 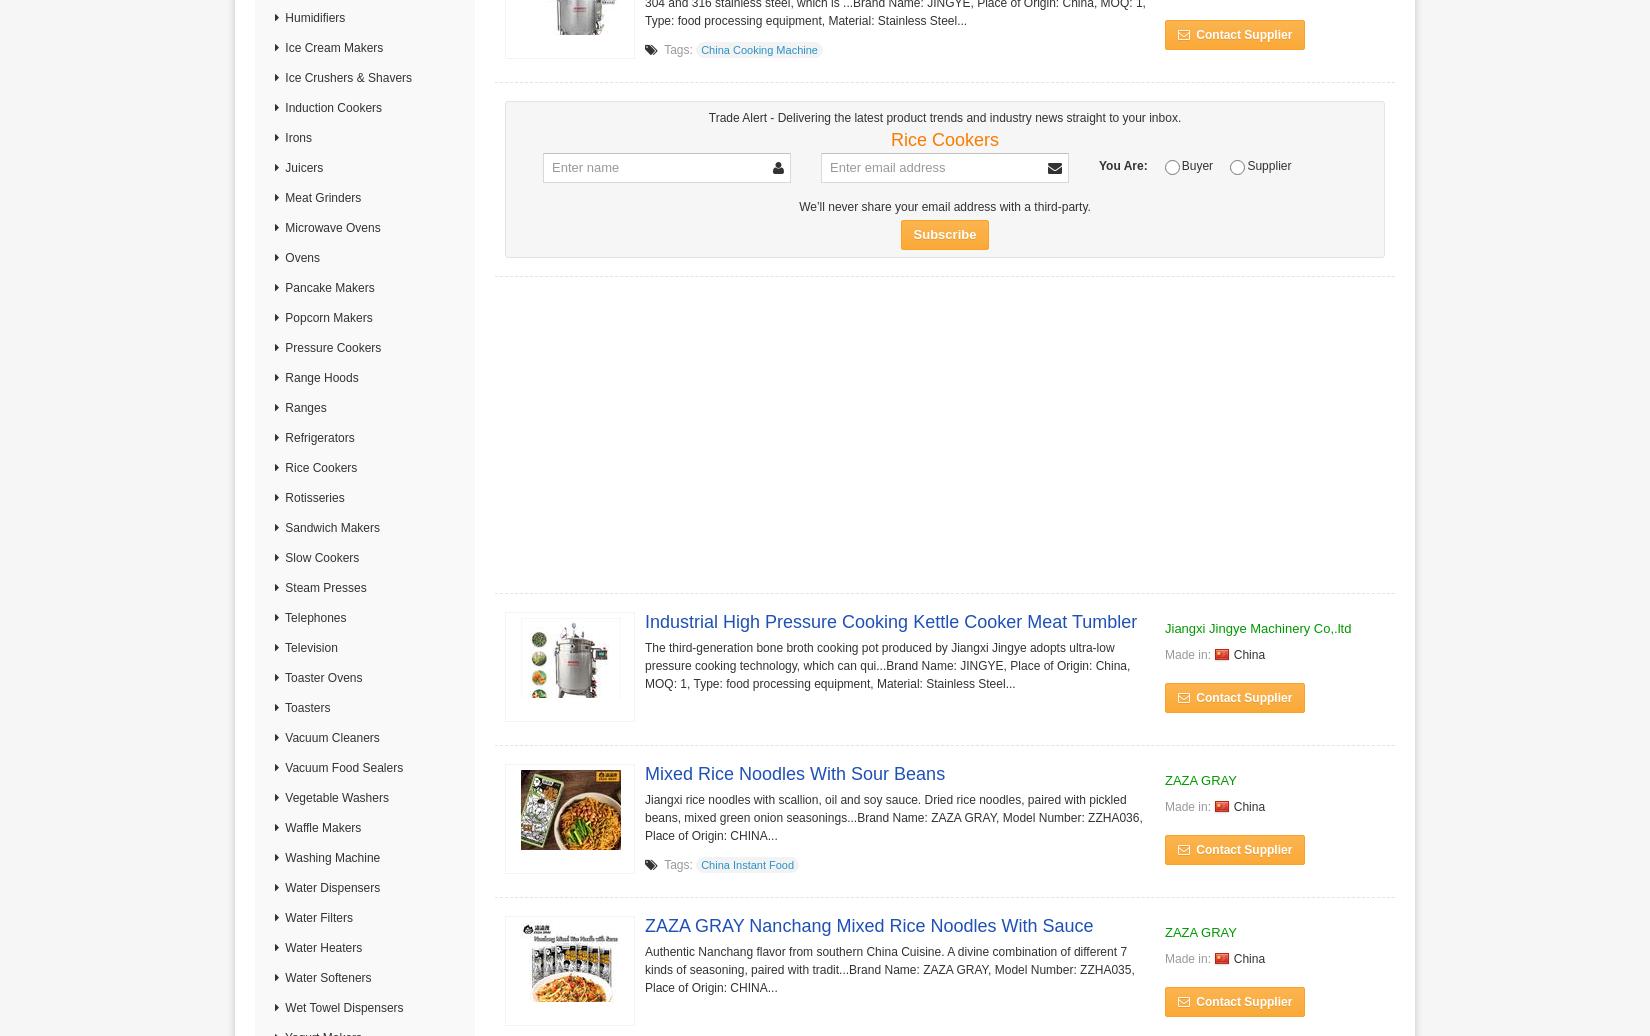 What do you see at coordinates (1256, 627) in the screenshot?
I see `'Jiangxi Jingye Machinery Co,.ltd'` at bounding box center [1256, 627].